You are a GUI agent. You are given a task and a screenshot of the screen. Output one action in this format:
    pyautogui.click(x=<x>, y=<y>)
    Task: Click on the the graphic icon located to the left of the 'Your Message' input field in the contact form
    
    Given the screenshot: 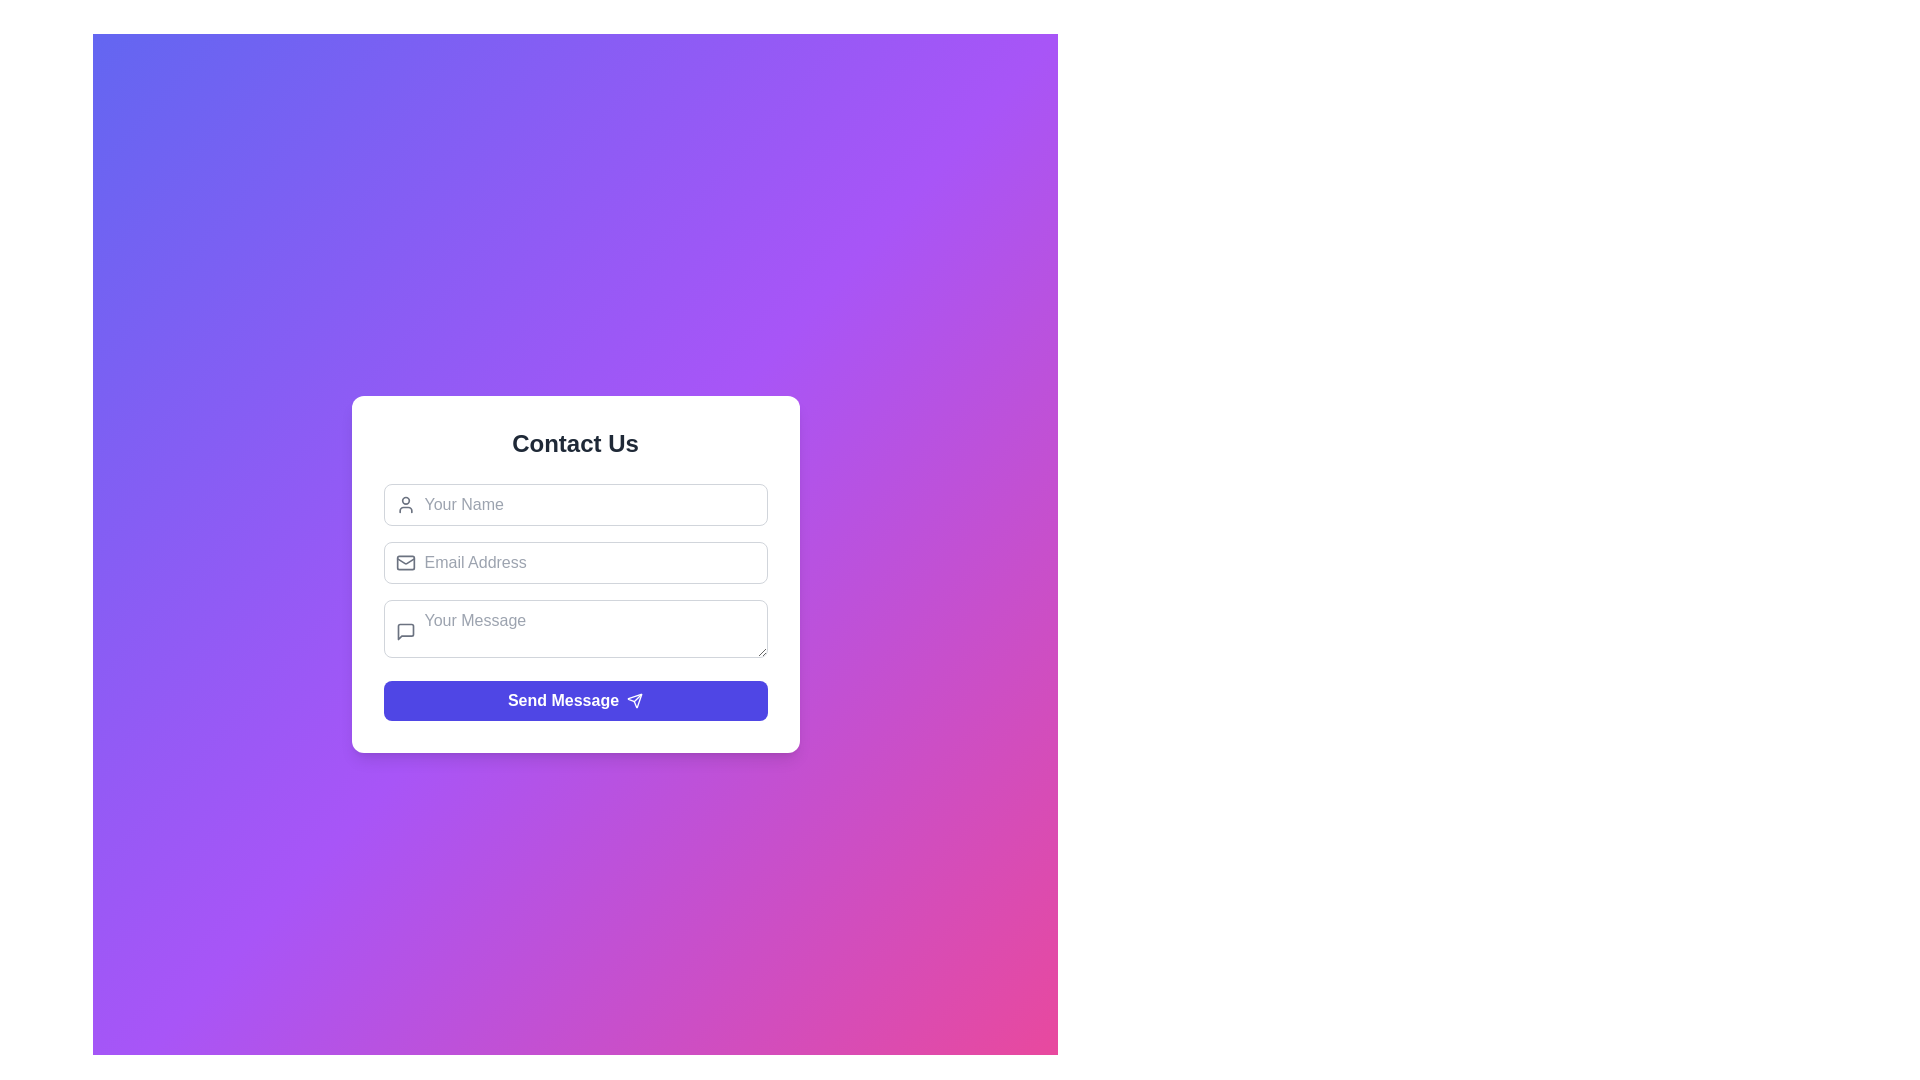 What is the action you would take?
    pyautogui.click(x=404, y=632)
    